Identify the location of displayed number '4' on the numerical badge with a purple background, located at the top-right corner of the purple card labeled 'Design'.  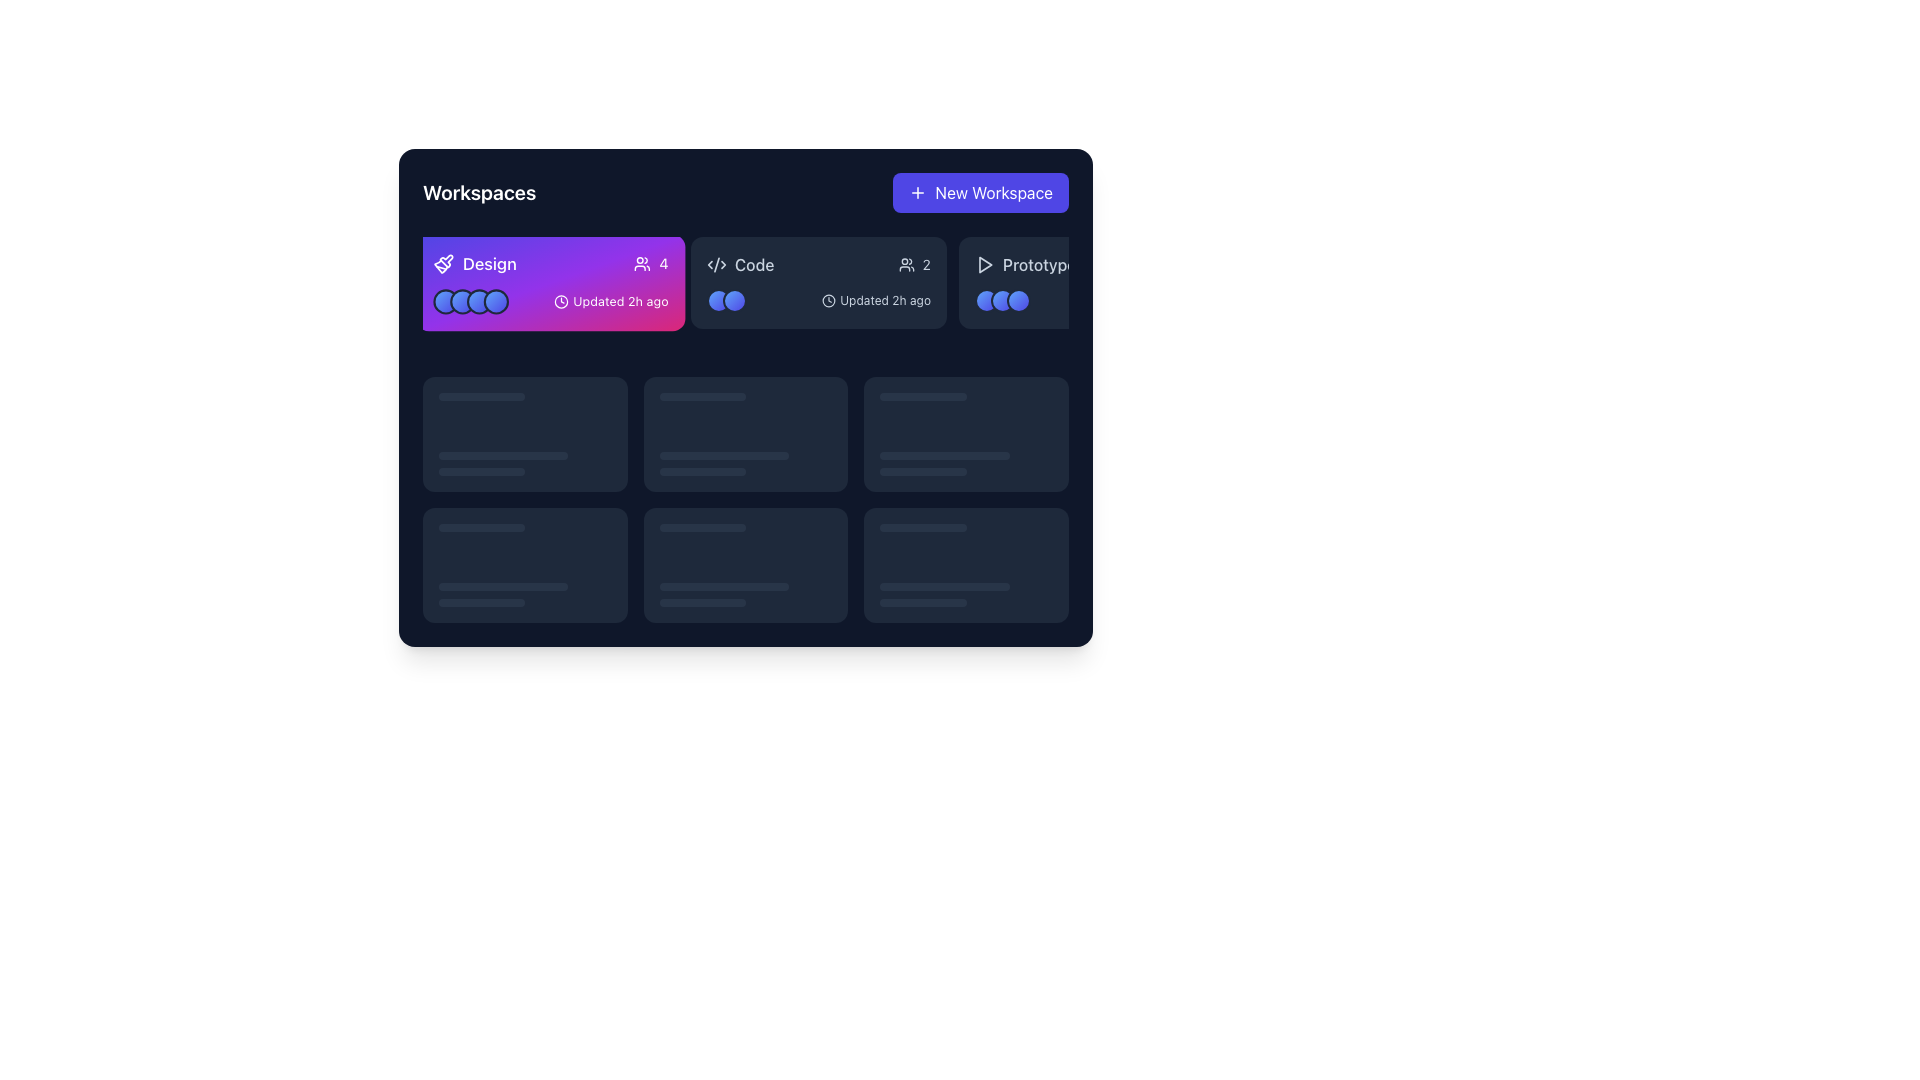
(651, 263).